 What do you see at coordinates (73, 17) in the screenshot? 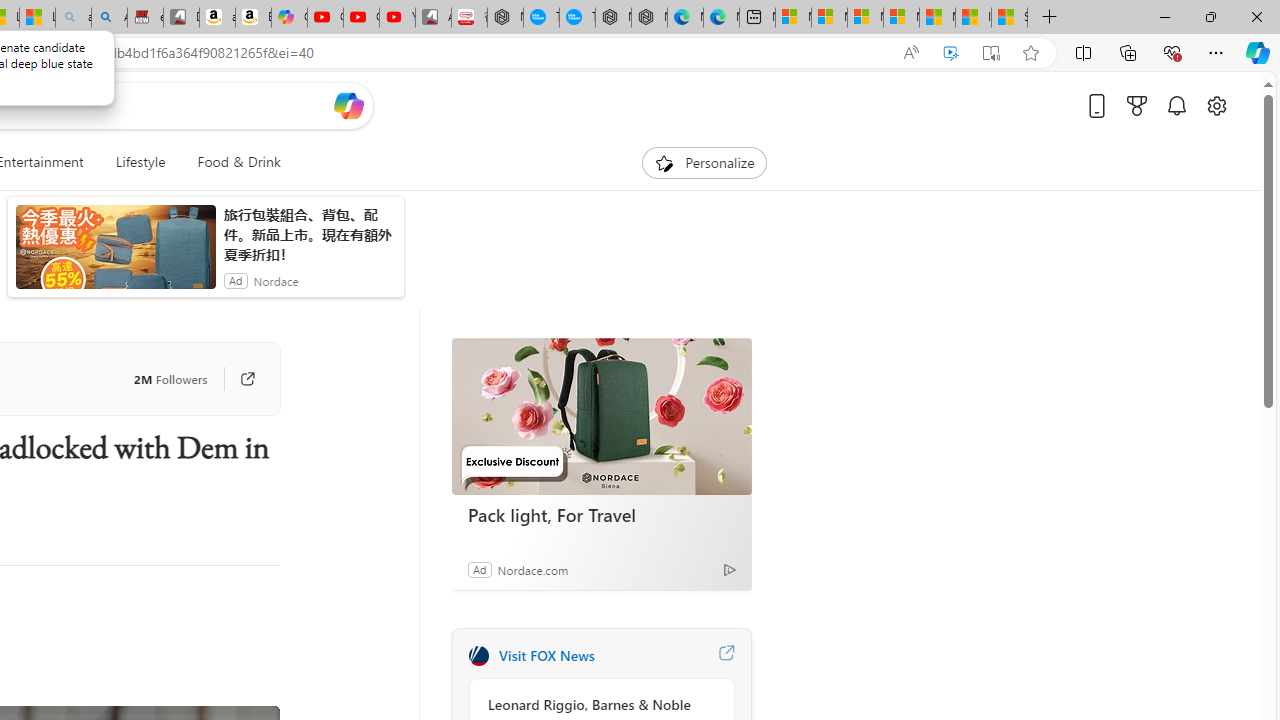
I see `'amazon - Search - Sleeping'` at bounding box center [73, 17].